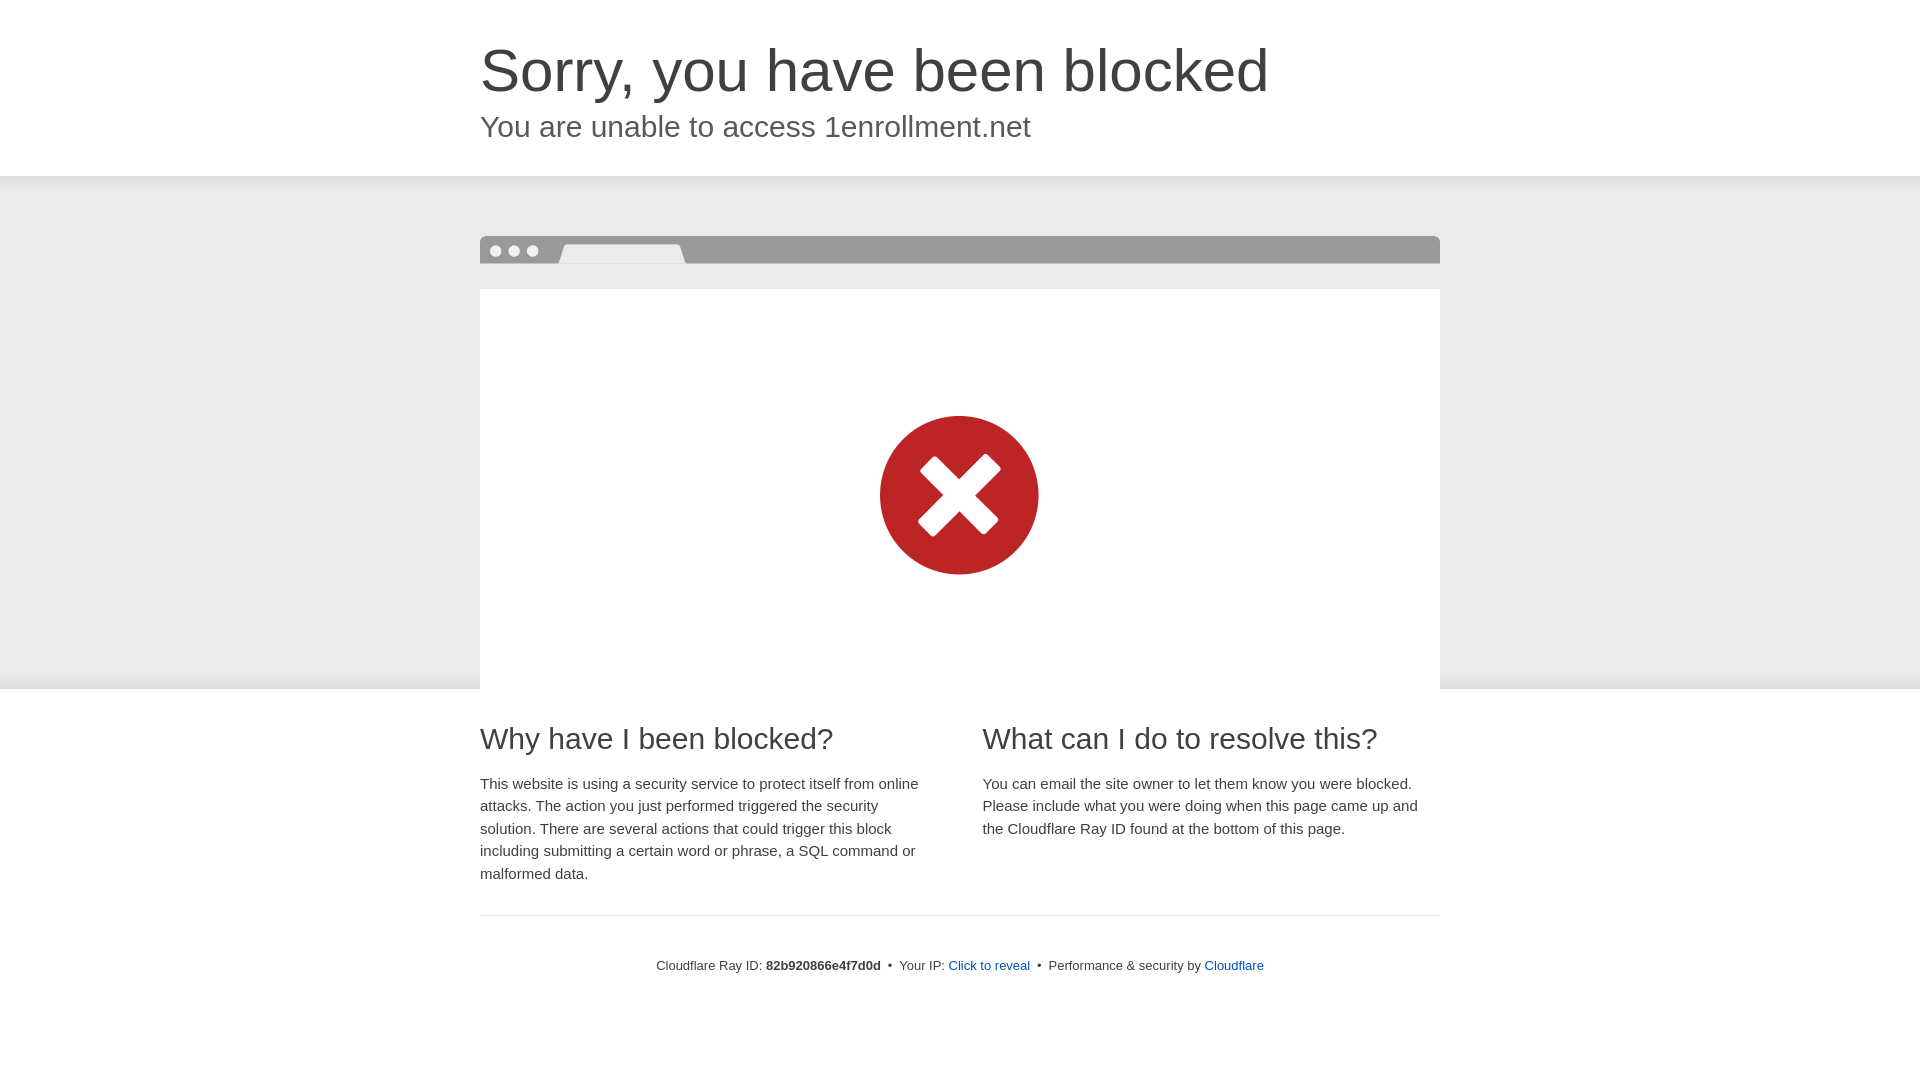  What do you see at coordinates (989, 964) in the screenshot?
I see `'Click to reveal'` at bounding box center [989, 964].